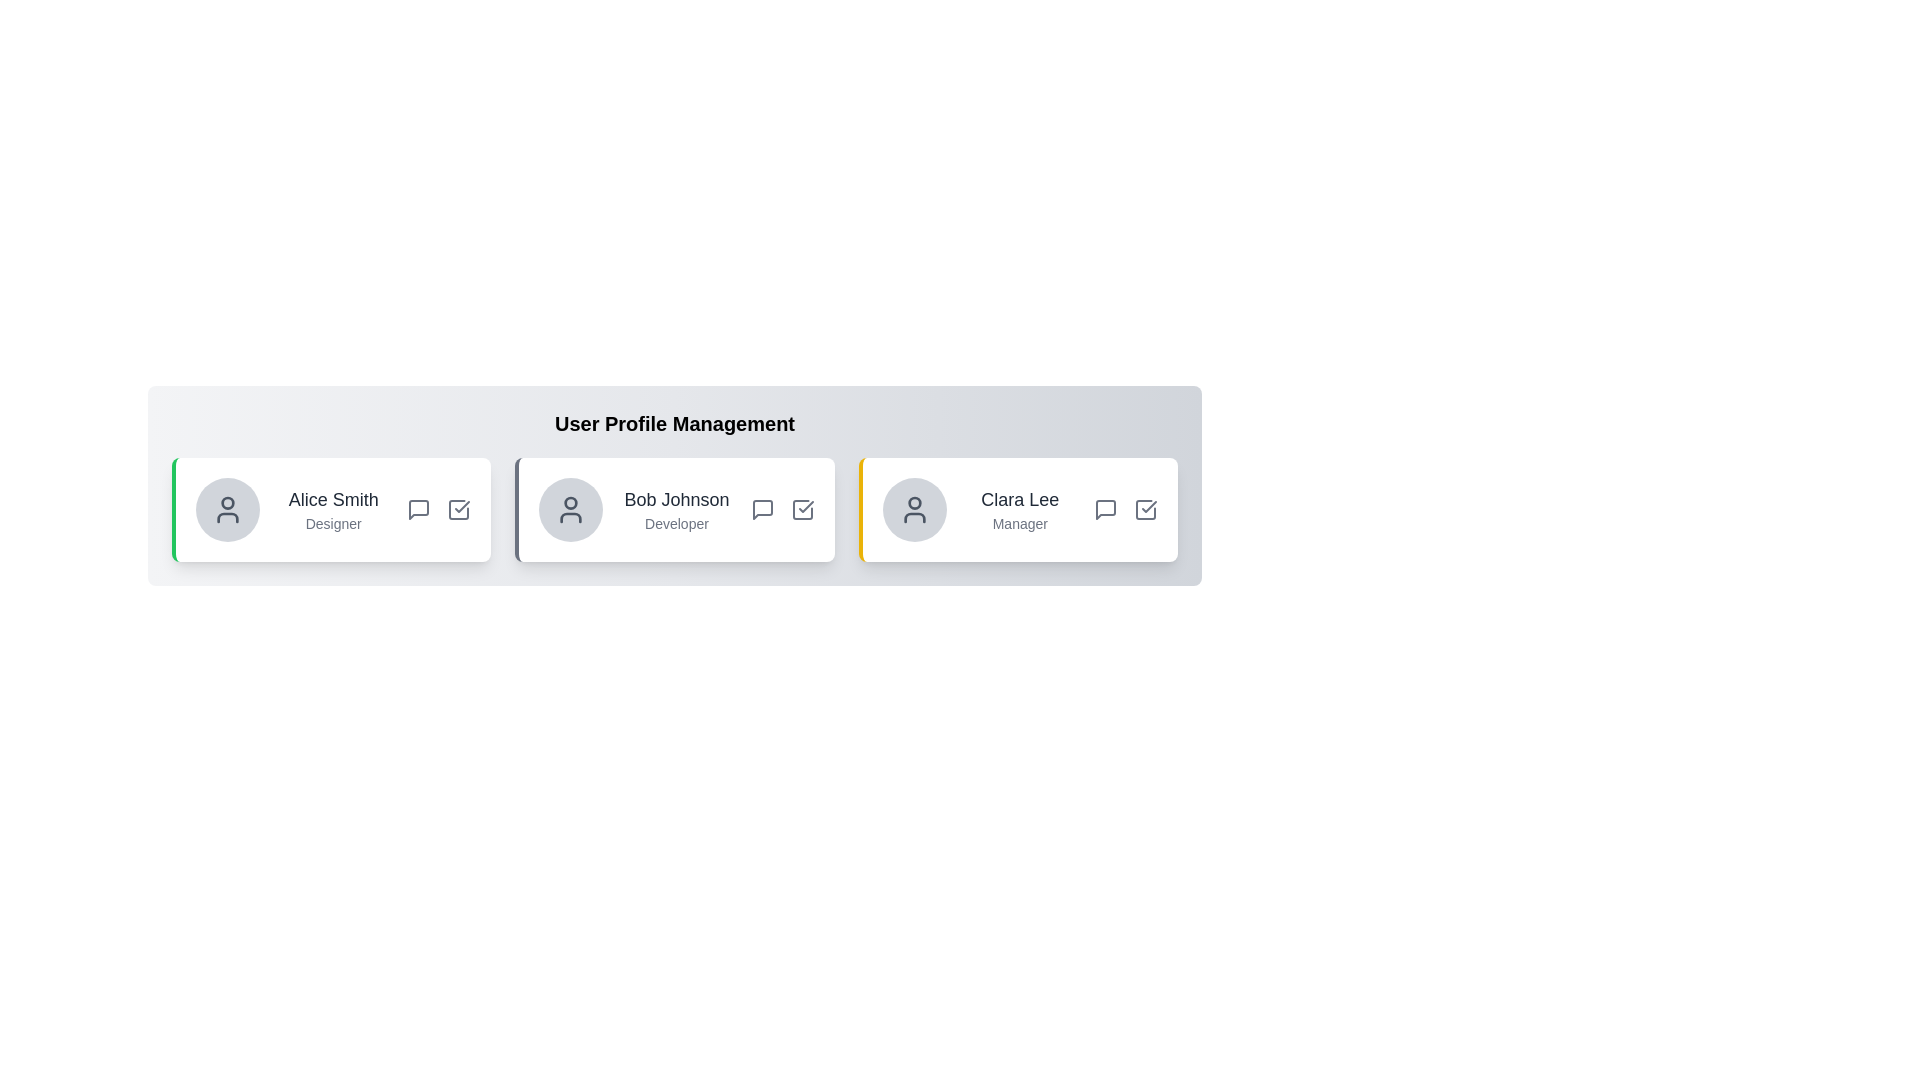 The width and height of the screenshot is (1920, 1080). What do you see at coordinates (802, 508) in the screenshot?
I see `the square-shaped icon button with a checkmark inside, located in the lower right corner of the card labeled 'Bob Johnson Developer'` at bounding box center [802, 508].